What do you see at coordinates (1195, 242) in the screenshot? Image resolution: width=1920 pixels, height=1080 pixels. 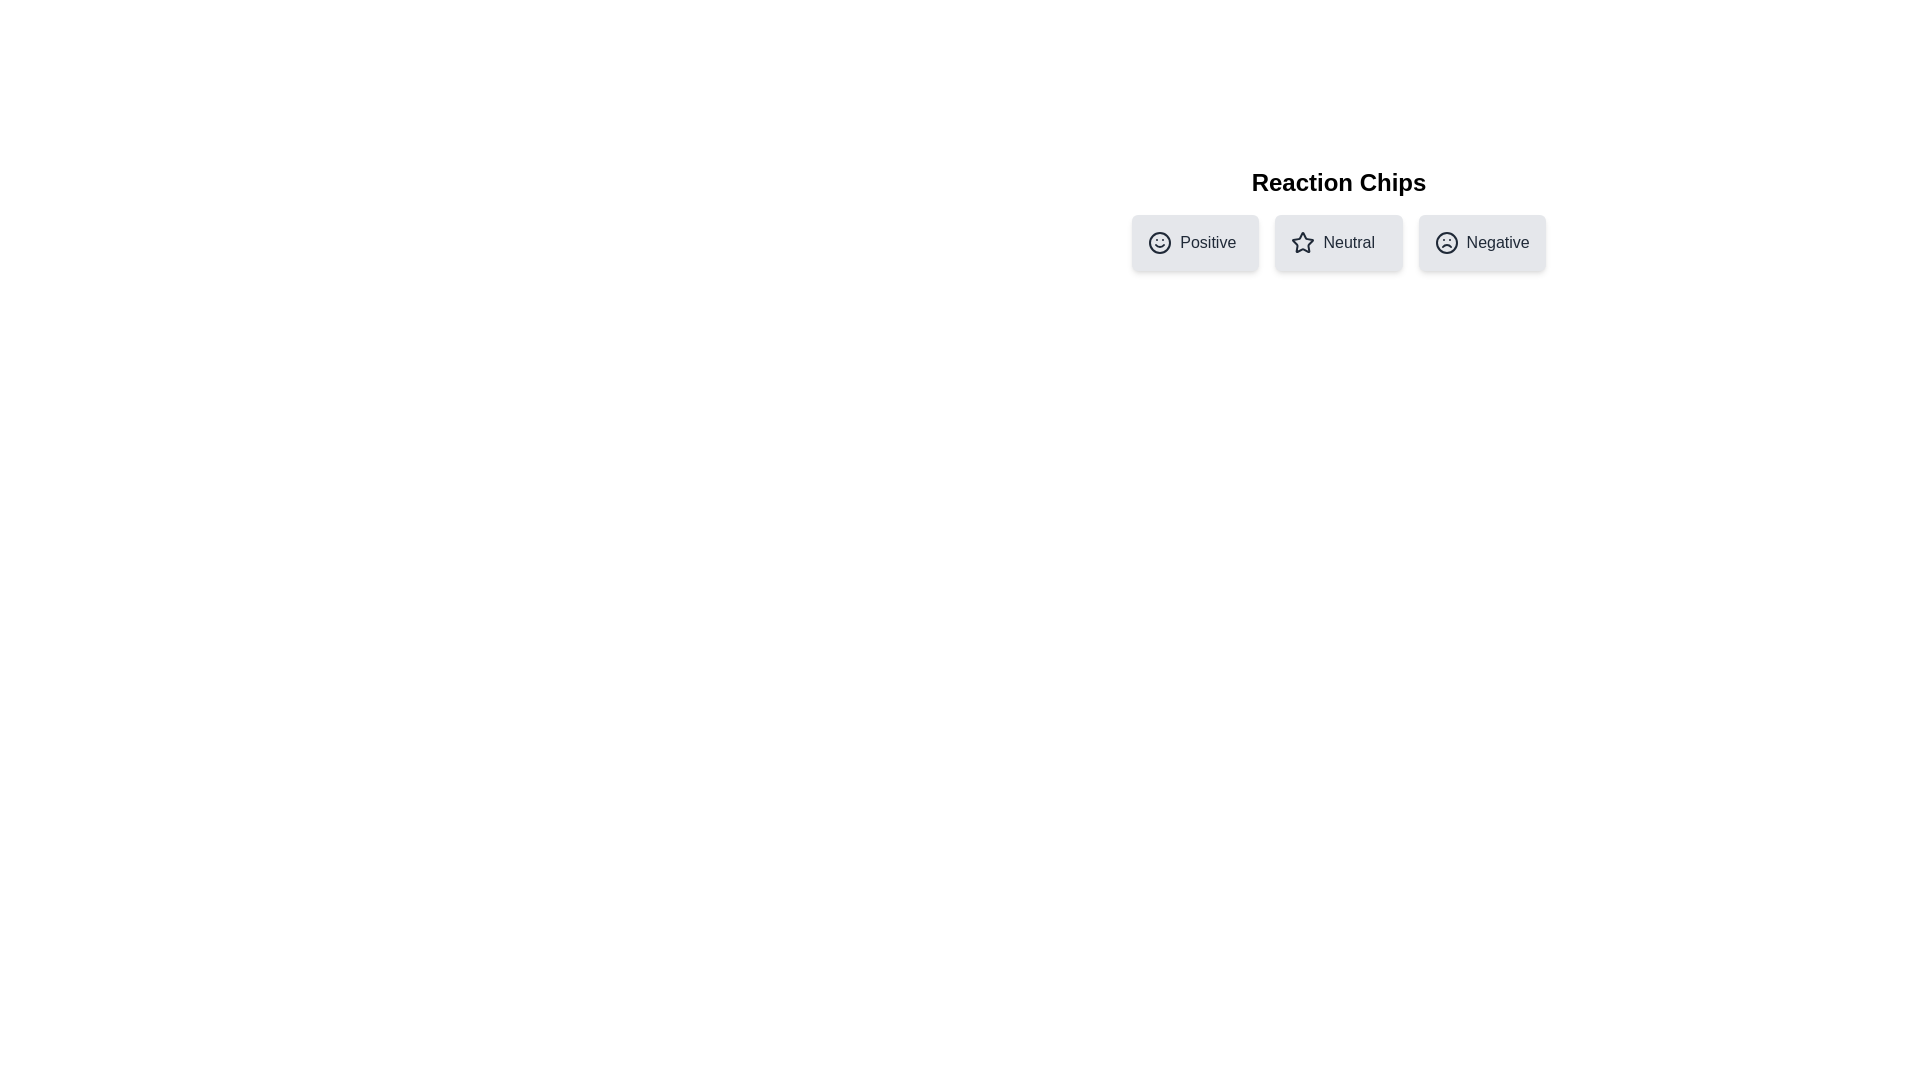 I see `the chip labeled Positive to preview its hover effect` at bounding box center [1195, 242].